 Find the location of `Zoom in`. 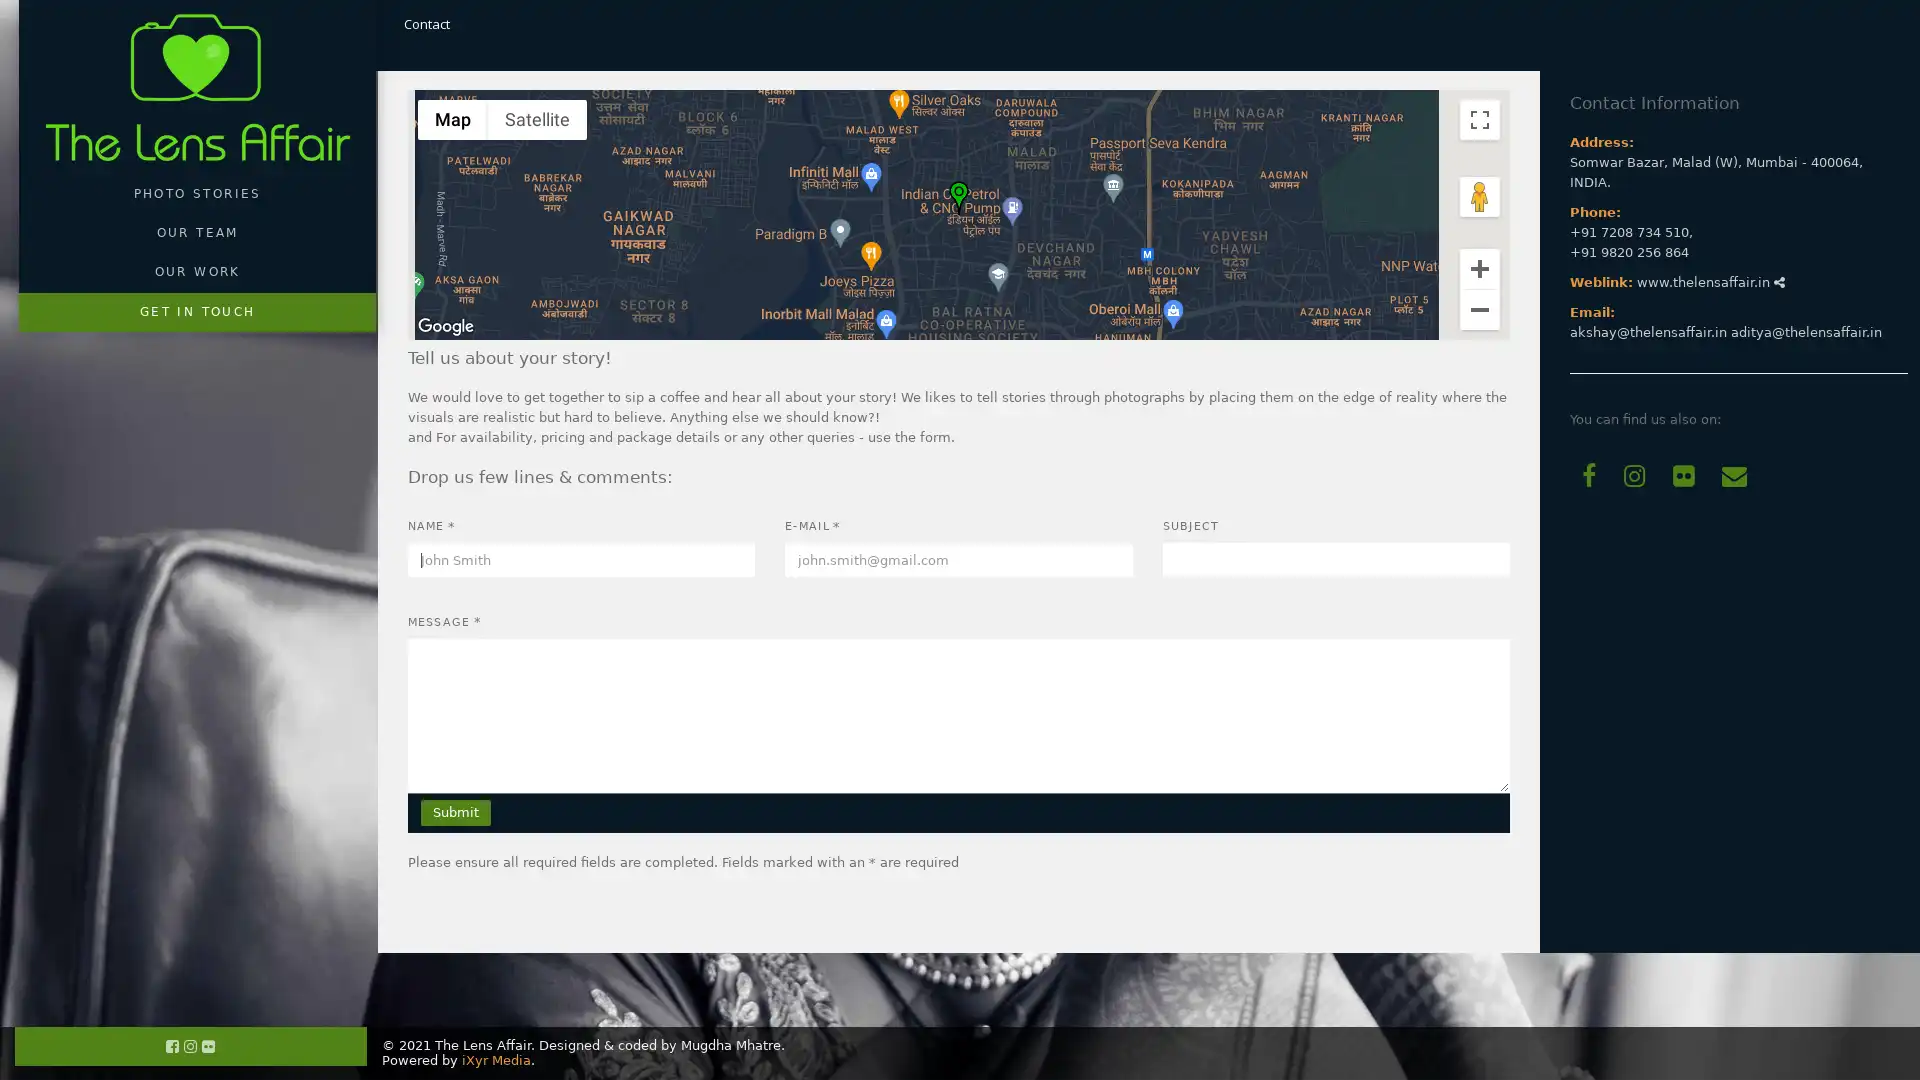

Zoom in is located at coordinates (1479, 266).